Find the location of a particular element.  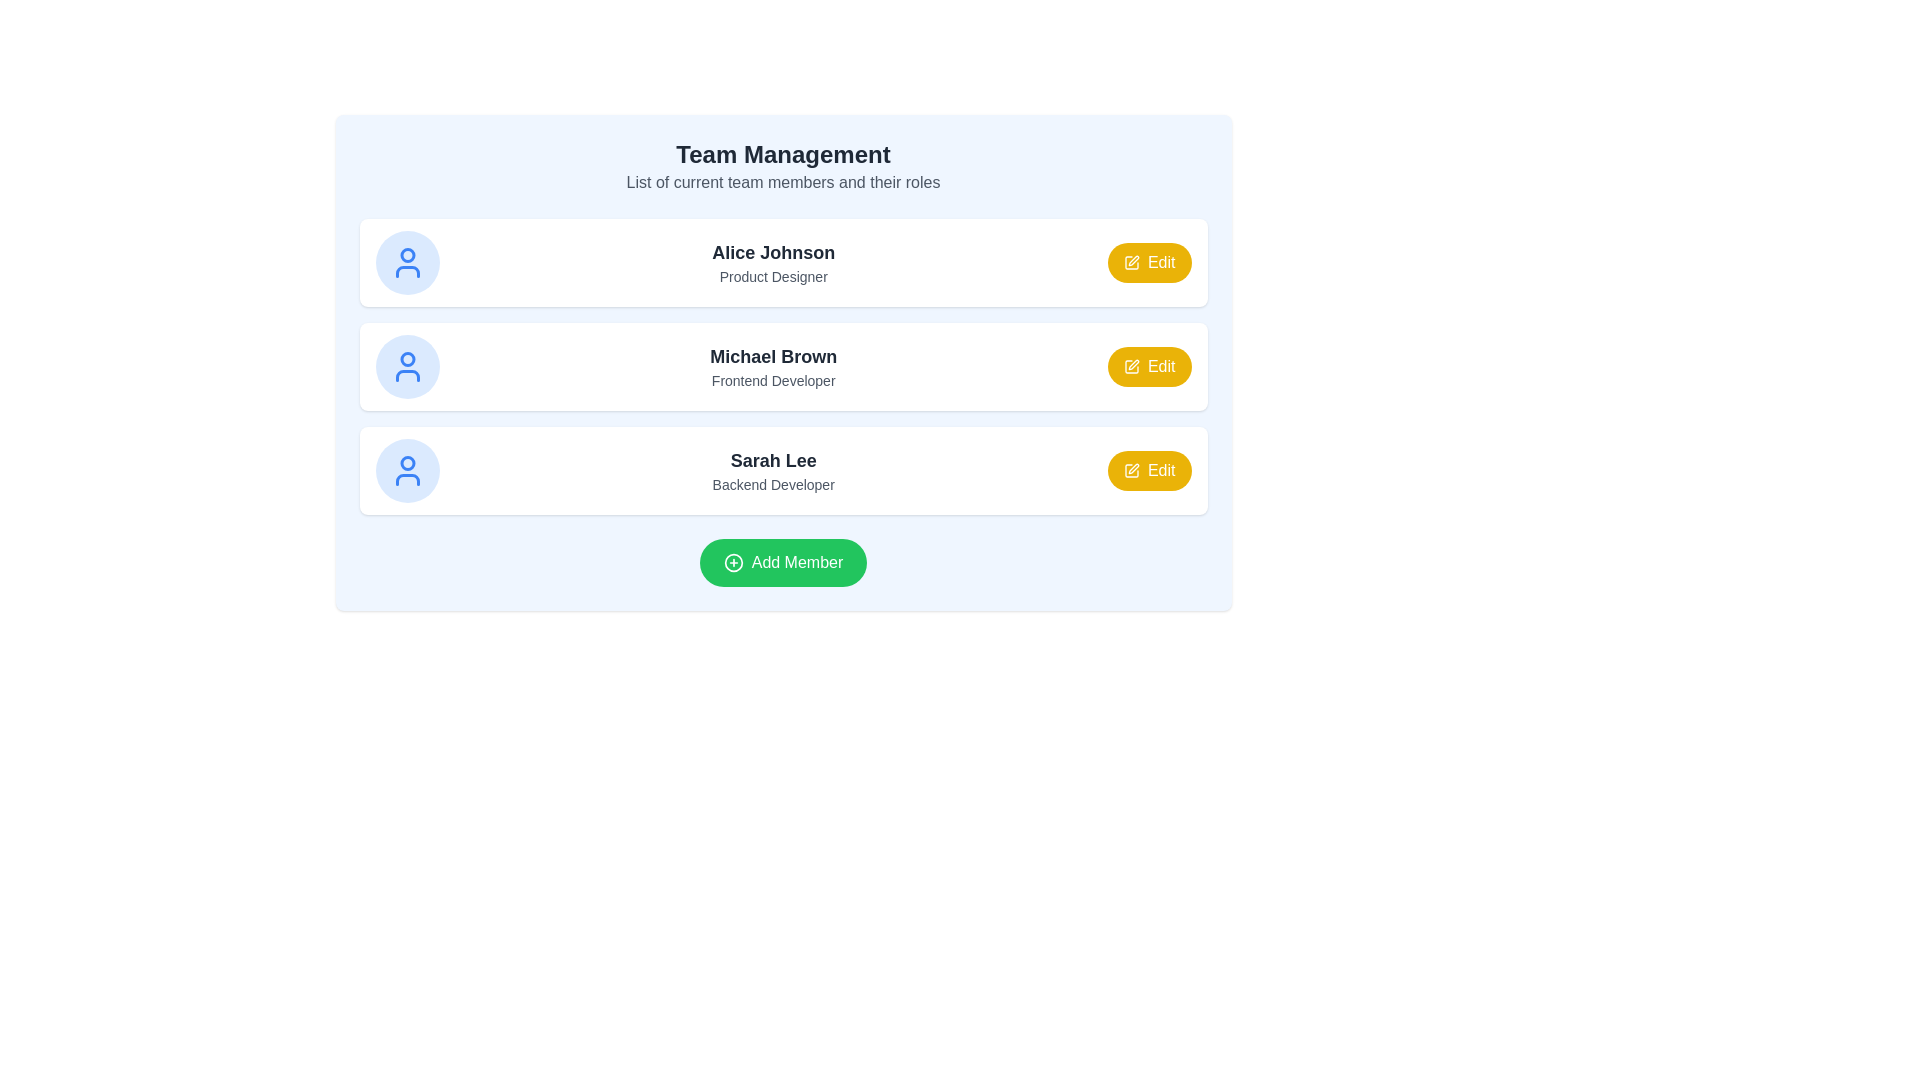

the green 'Add Member' button with a white '+' icon is located at coordinates (782, 563).